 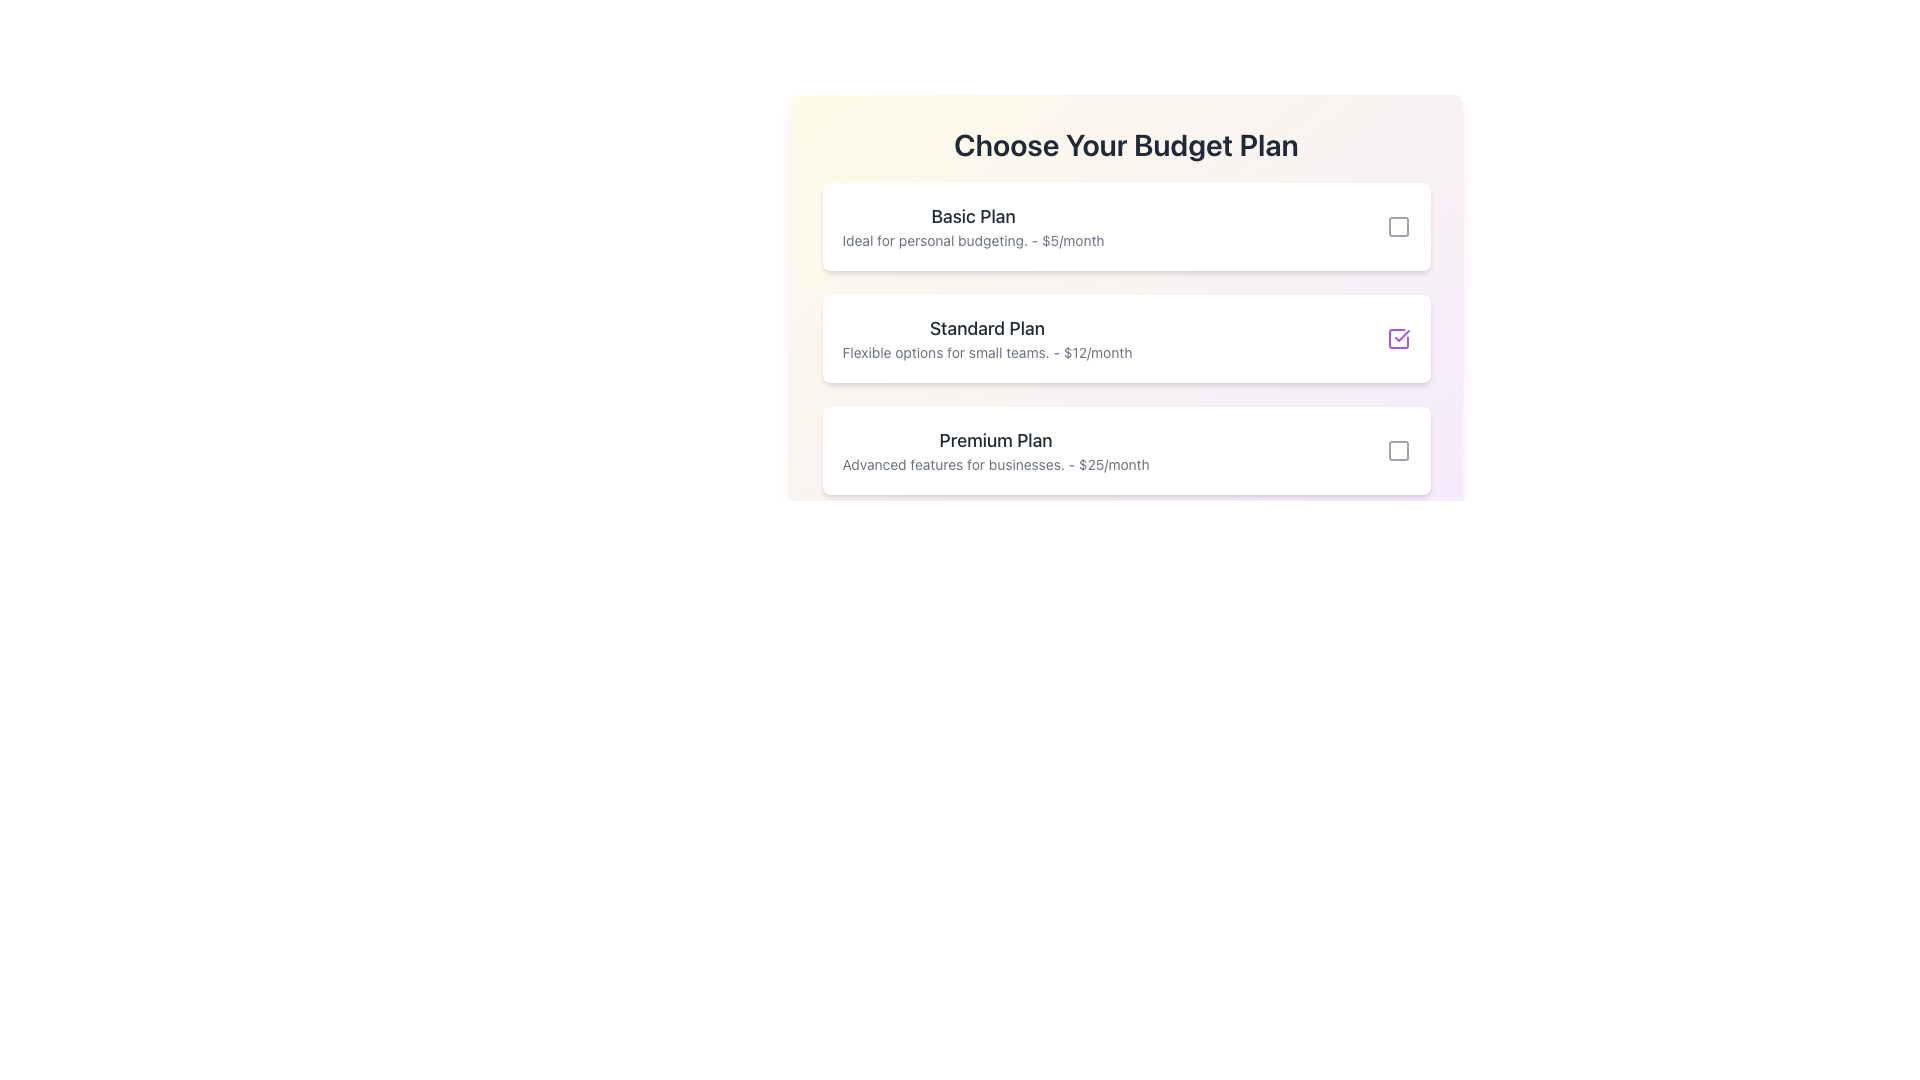 I want to click on the Premium Plan option in the pricing selection interface, so click(x=1126, y=451).